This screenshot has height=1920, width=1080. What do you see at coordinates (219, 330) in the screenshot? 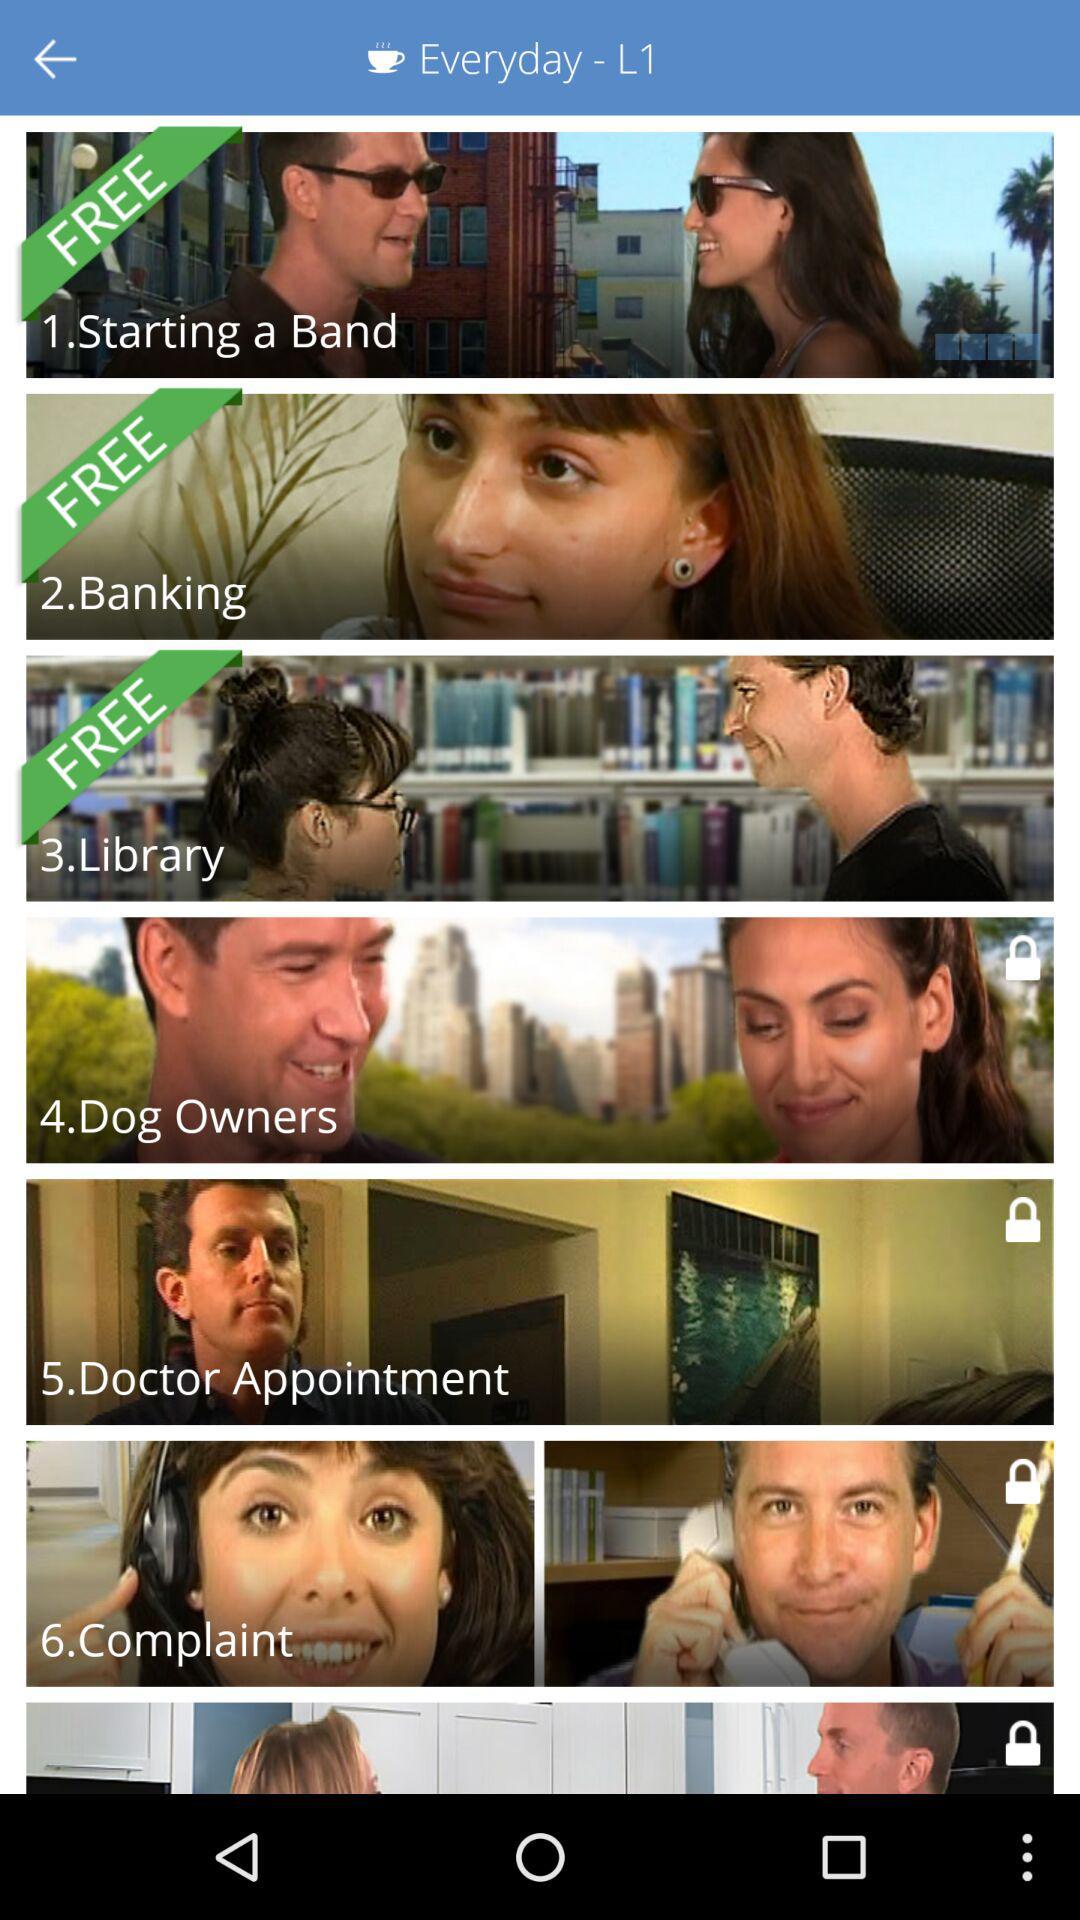
I see `the 1 starting a icon` at bounding box center [219, 330].